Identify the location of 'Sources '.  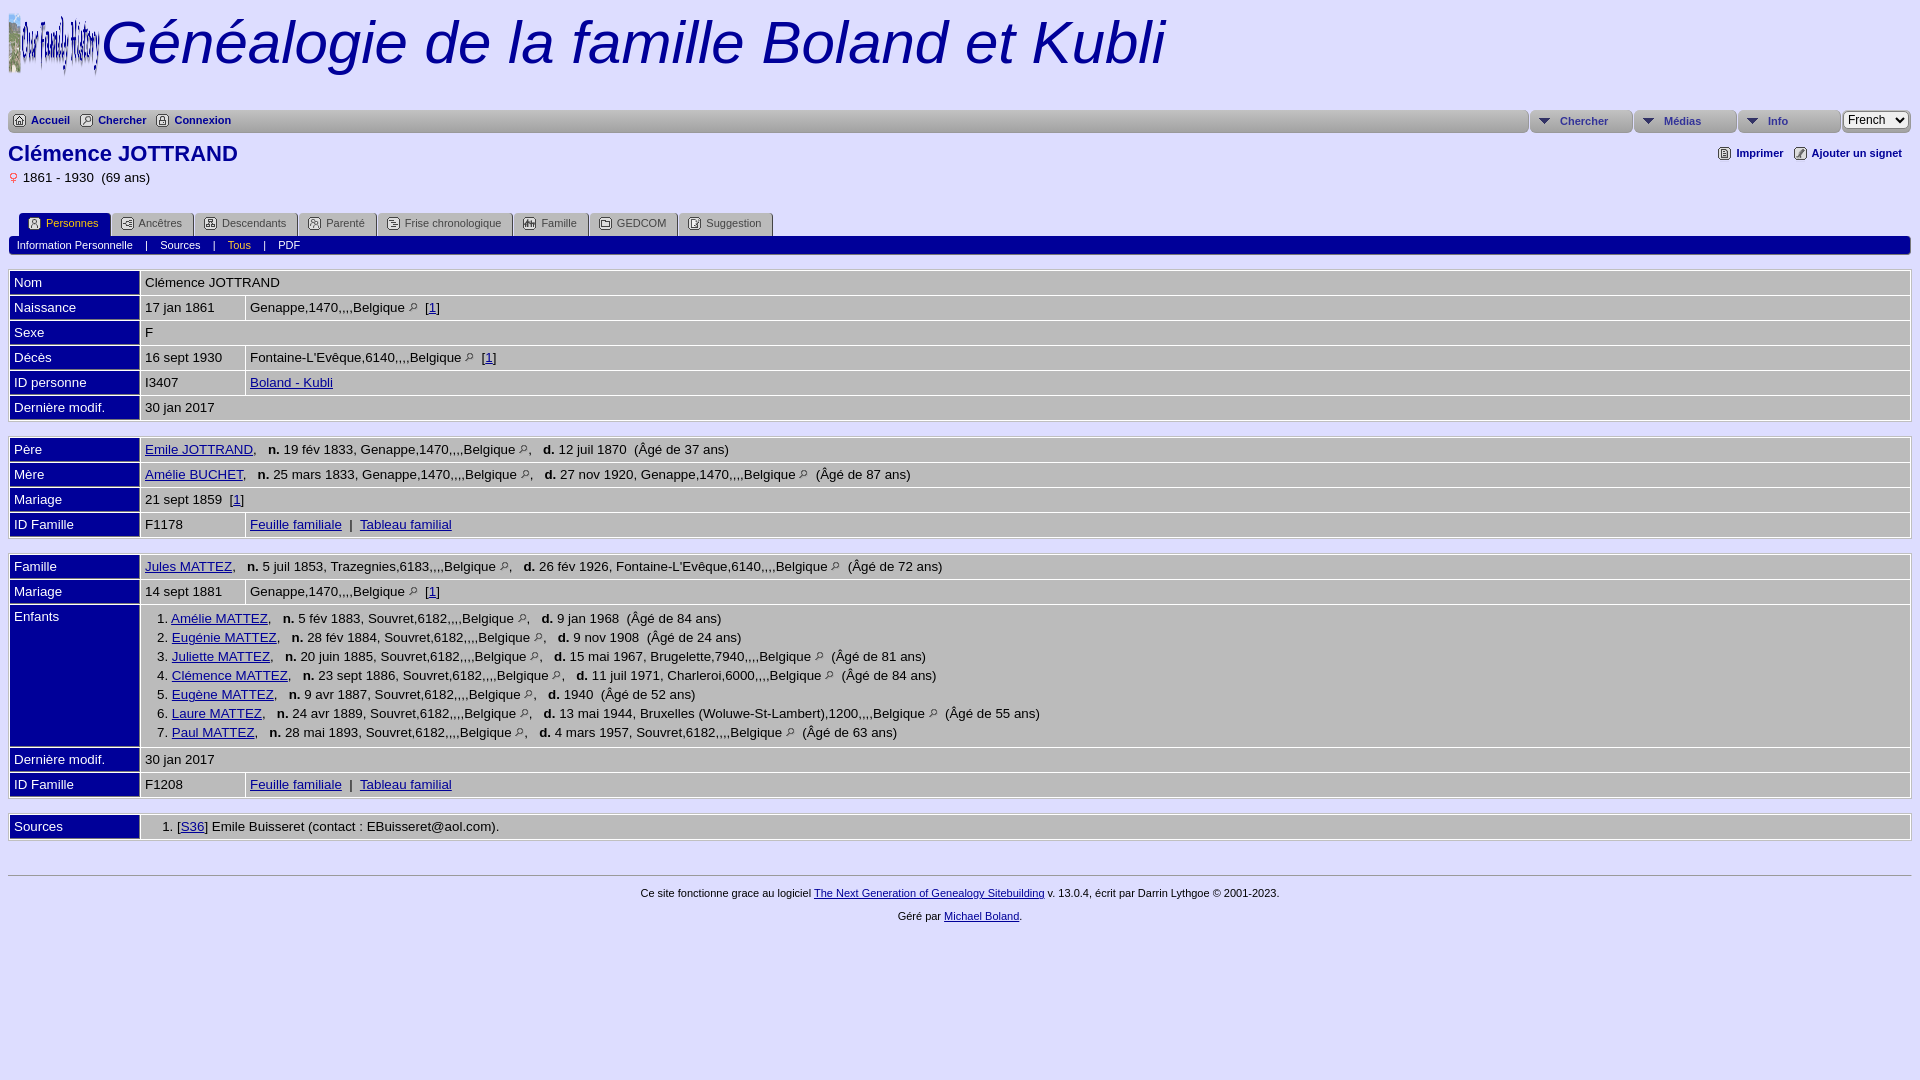
(14, 826).